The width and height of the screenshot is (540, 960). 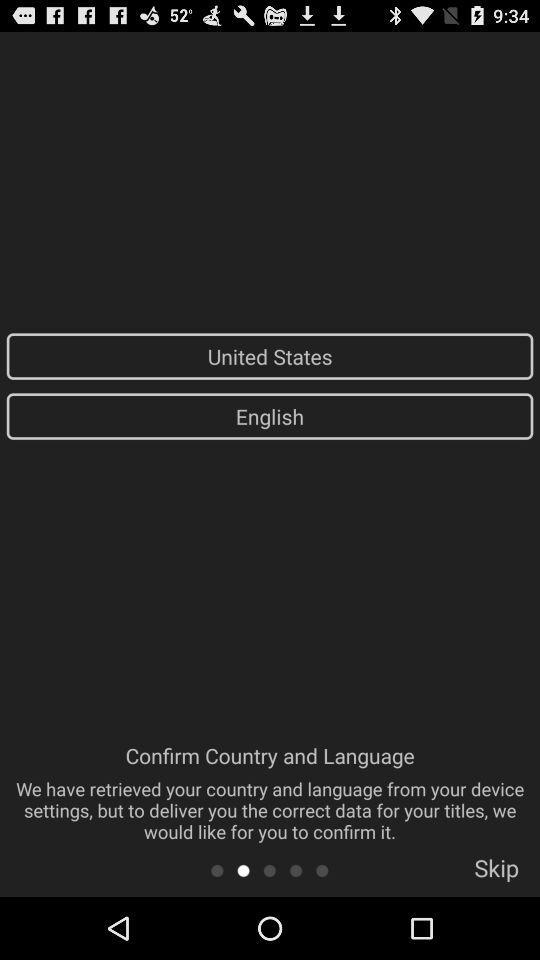 I want to click on app below confirm country and item, so click(x=269, y=869).